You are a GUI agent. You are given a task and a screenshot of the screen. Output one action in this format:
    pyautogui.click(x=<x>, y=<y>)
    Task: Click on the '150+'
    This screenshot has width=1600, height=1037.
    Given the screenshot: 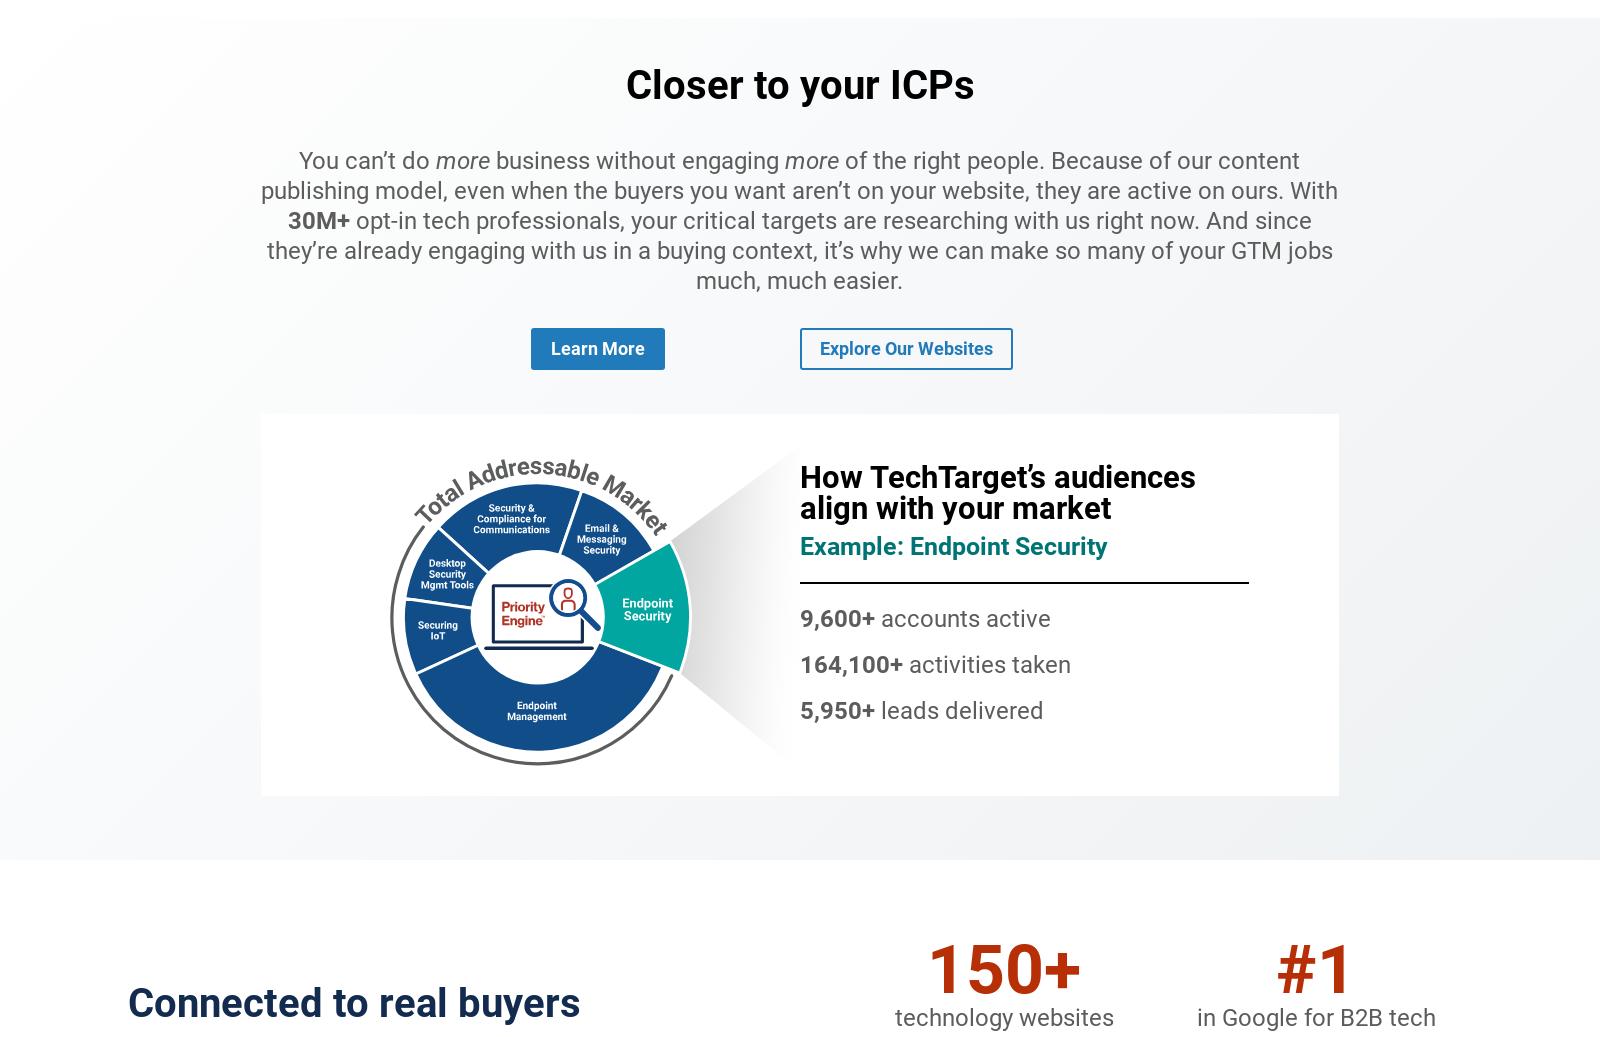 What is the action you would take?
    pyautogui.click(x=1003, y=968)
    